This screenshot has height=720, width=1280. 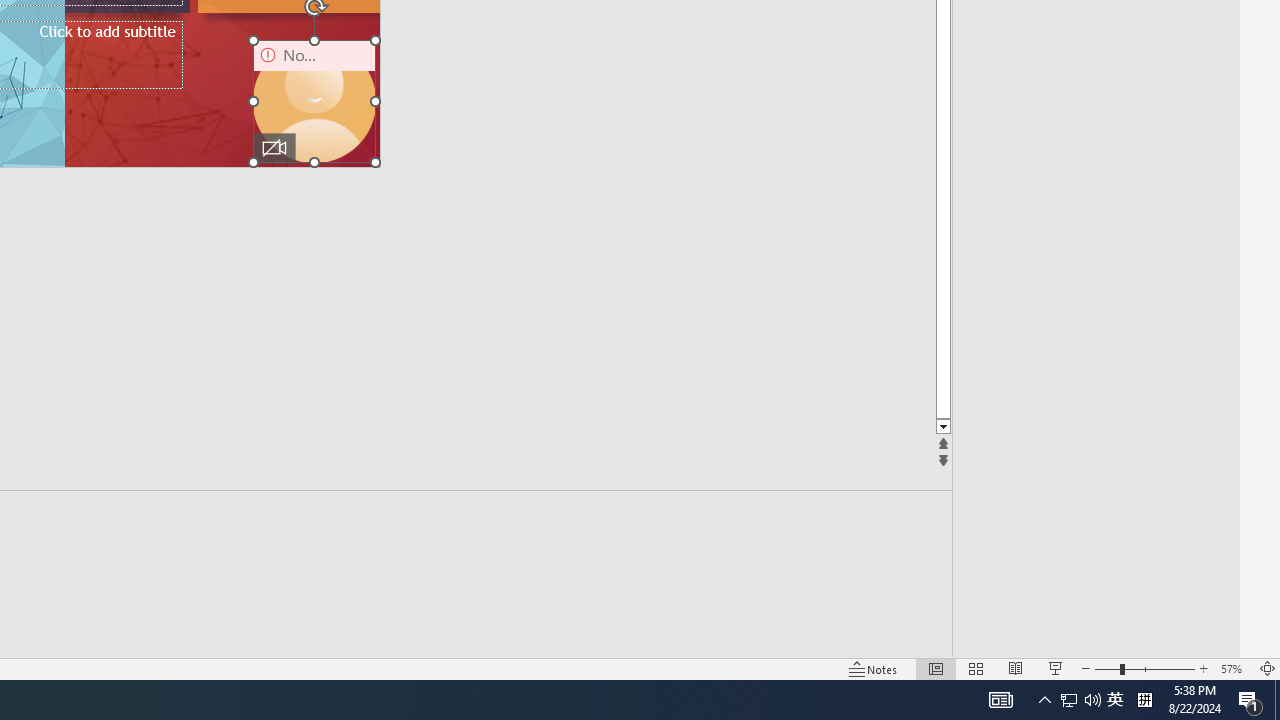 I want to click on 'Normal', so click(x=935, y=669).